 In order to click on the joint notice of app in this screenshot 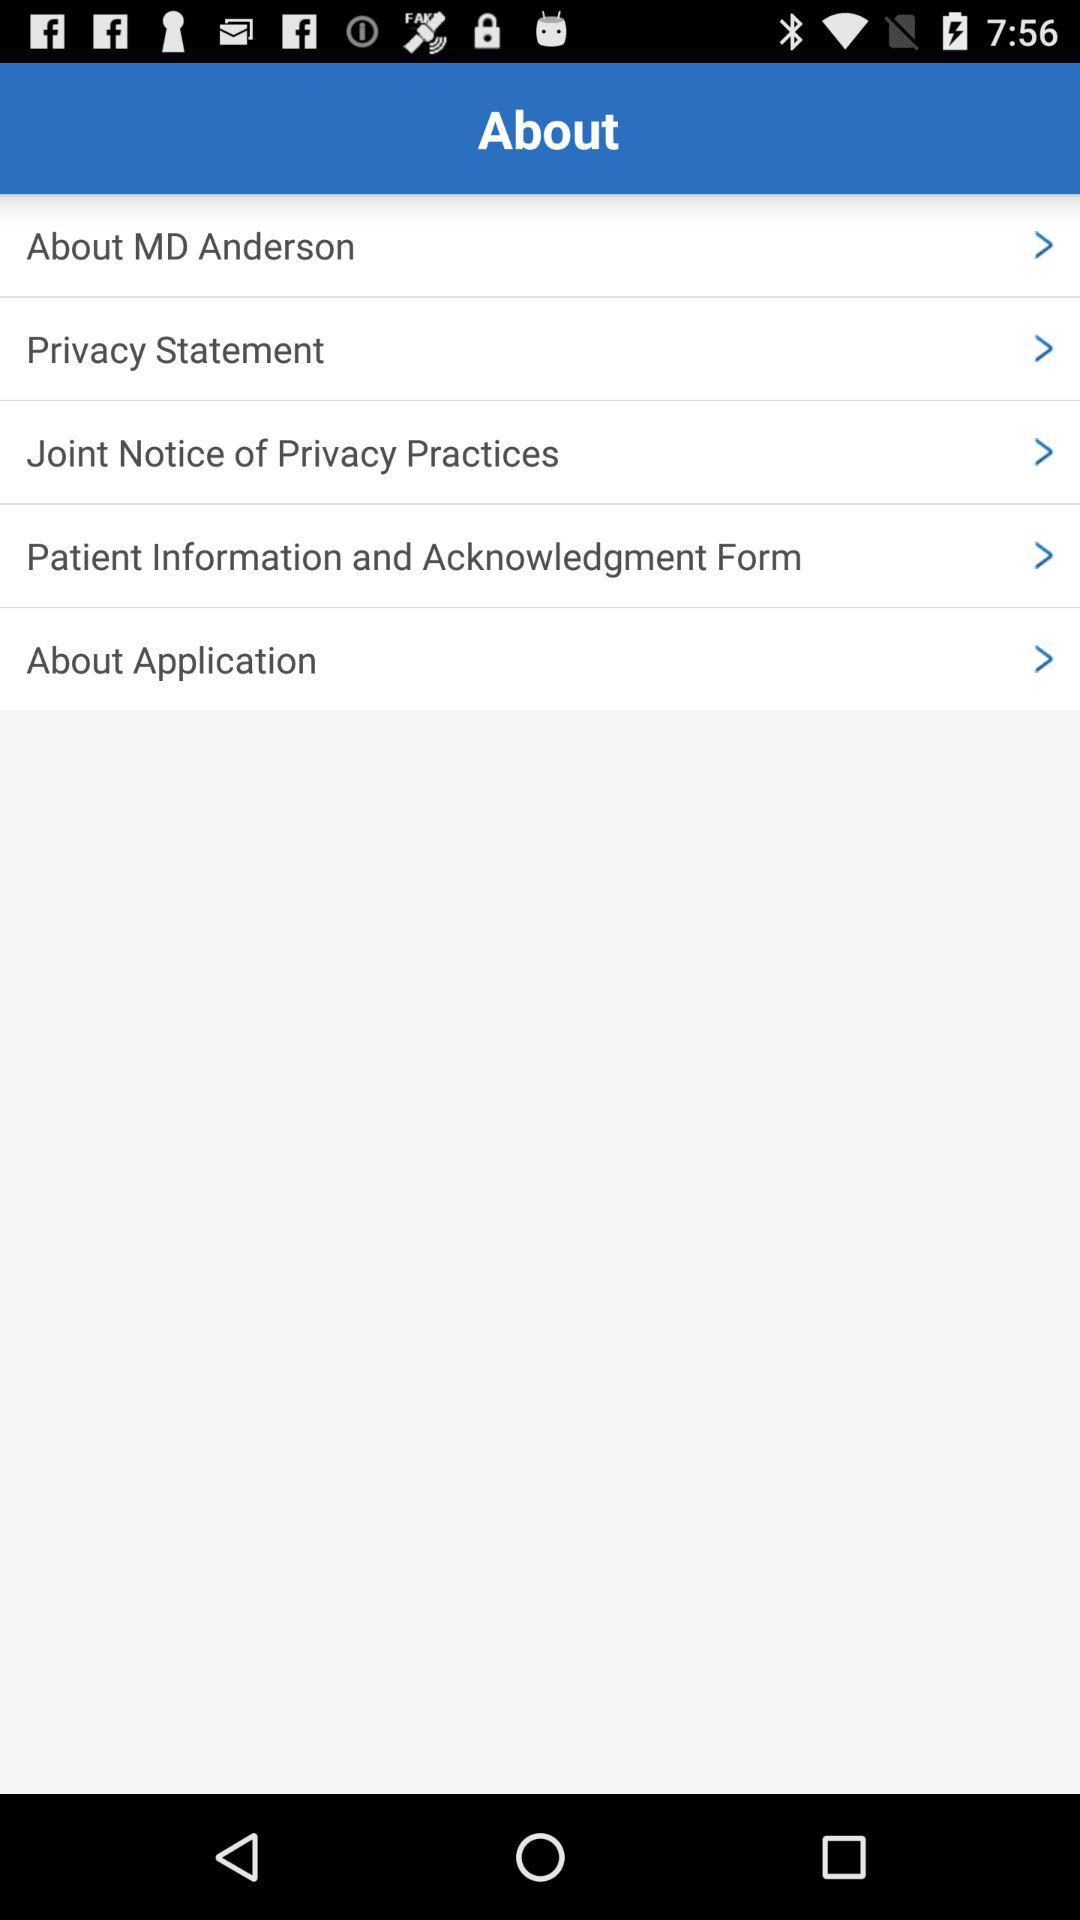, I will do `click(540, 451)`.